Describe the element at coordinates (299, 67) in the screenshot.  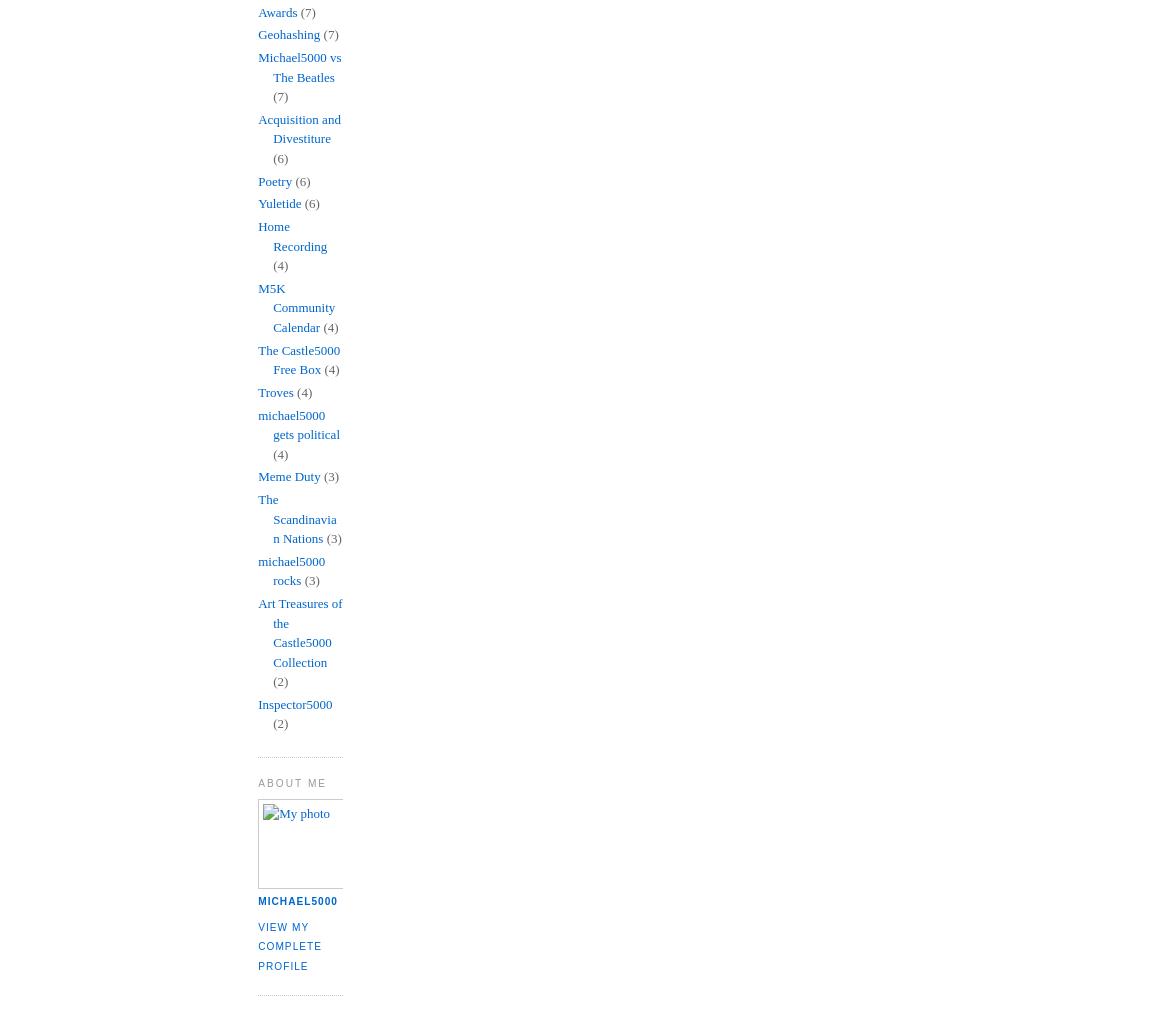
I see `'Michael5000 vs The Beatles'` at that location.